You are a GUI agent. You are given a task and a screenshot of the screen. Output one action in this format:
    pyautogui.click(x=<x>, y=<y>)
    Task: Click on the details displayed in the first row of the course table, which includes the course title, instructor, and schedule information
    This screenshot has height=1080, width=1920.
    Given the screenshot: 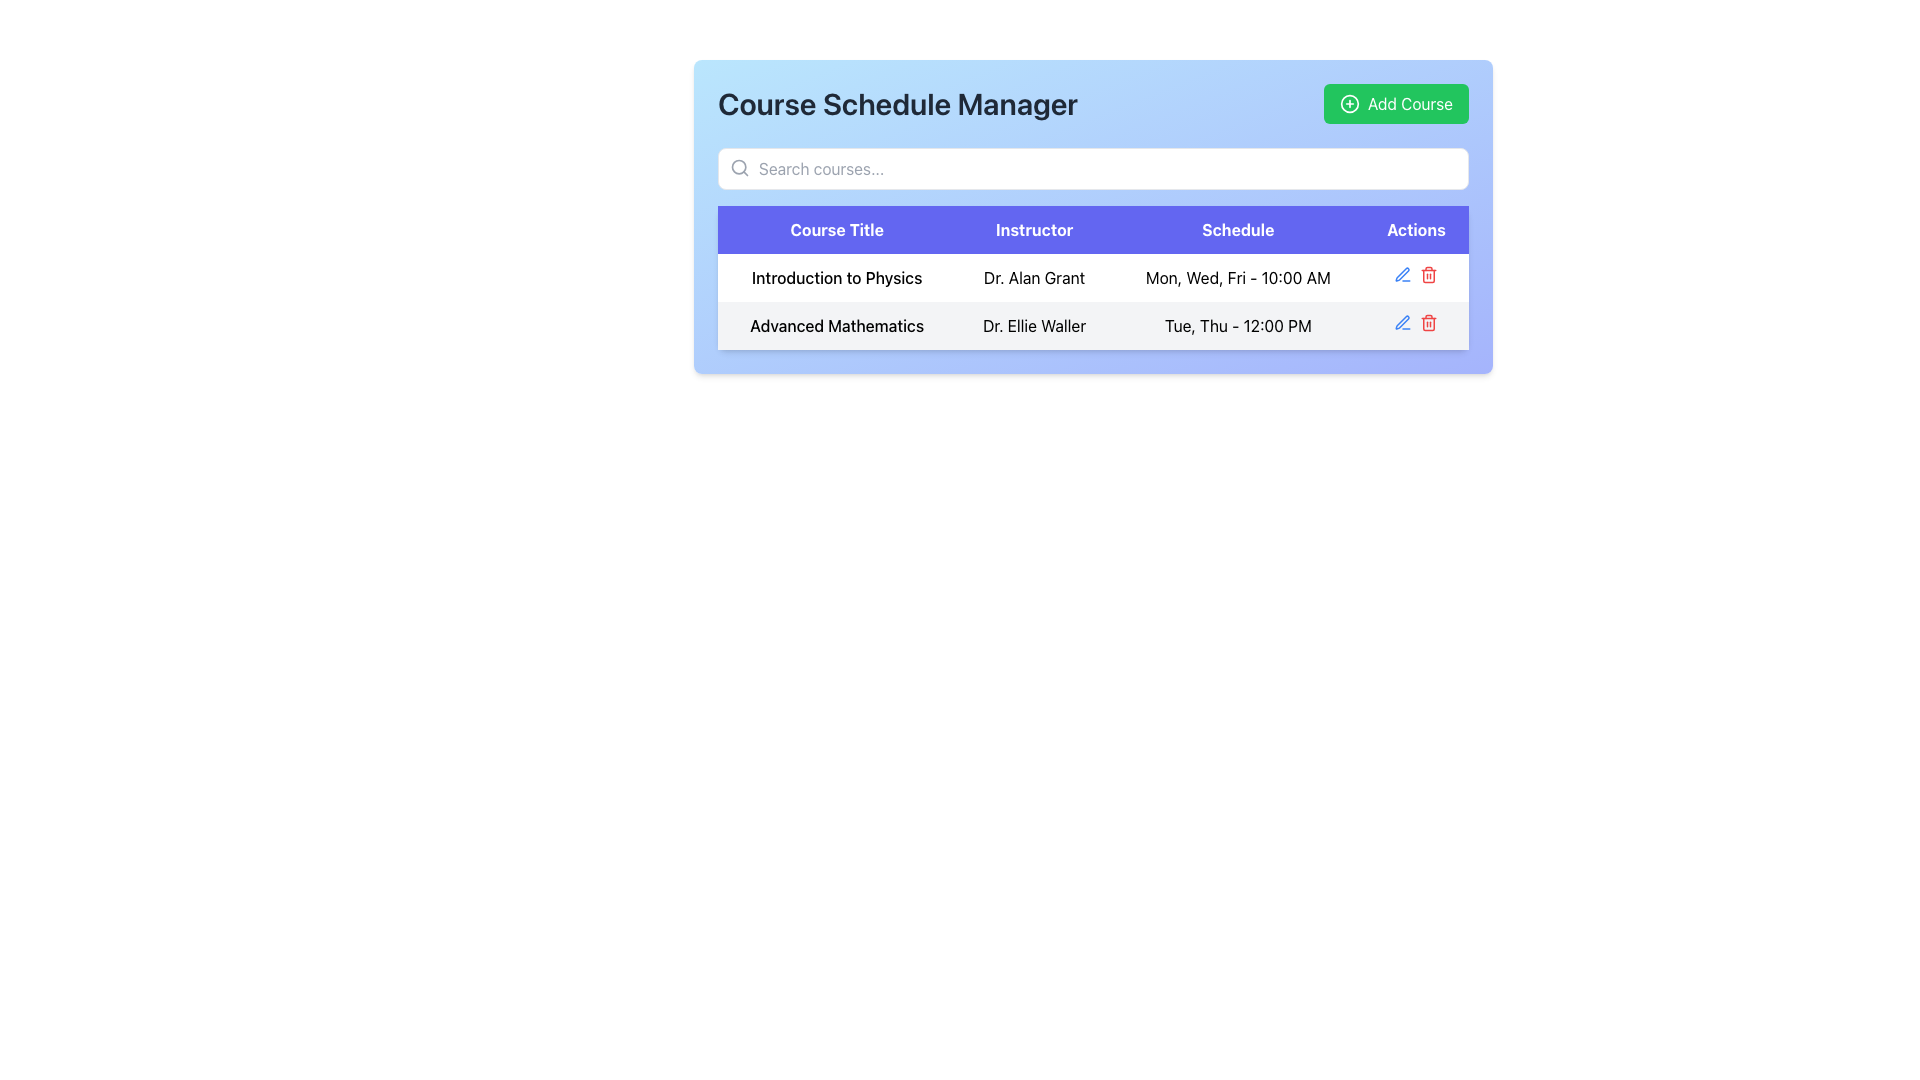 What is the action you would take?
    pyautogui.click(x=1092, y=277)
    